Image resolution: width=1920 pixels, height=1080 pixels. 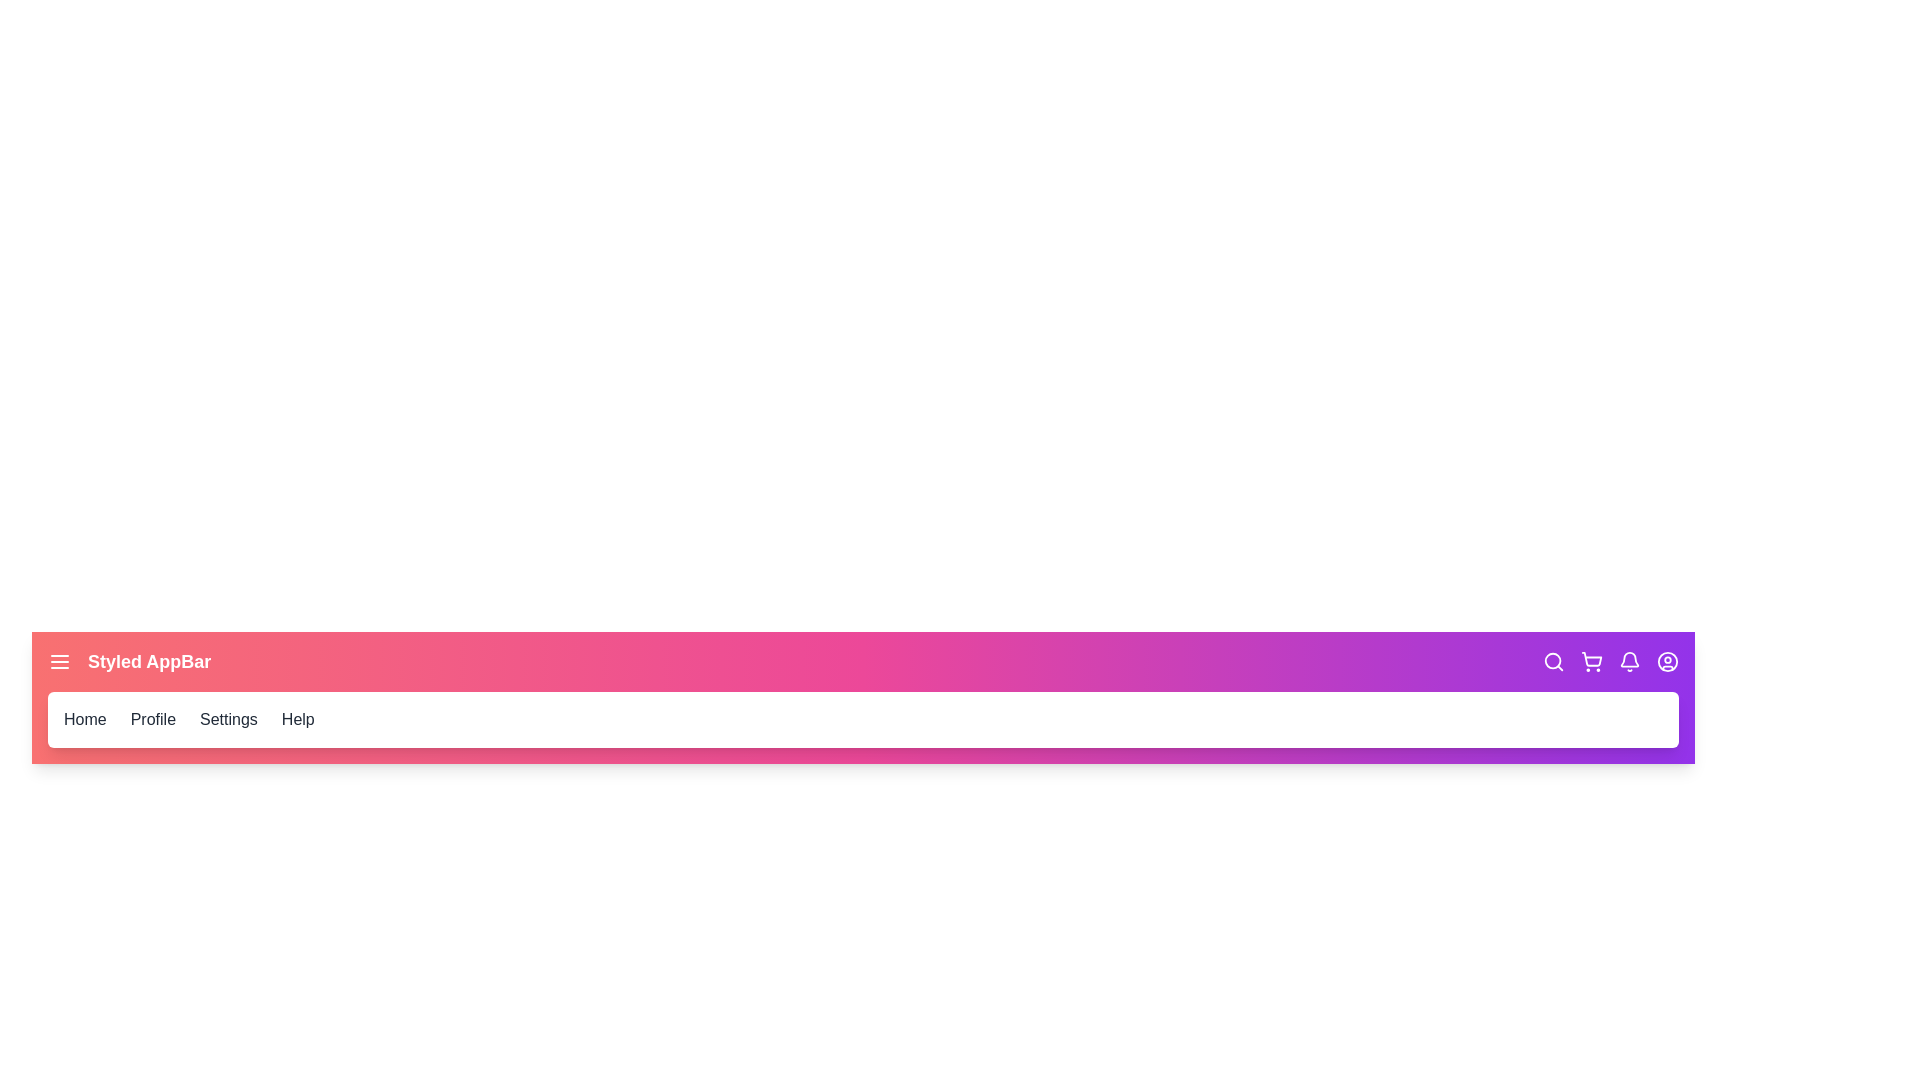 What do you see at coordinates (1630, 662) in the screenshot?
I see `the 'Notification' icon to view notifications` at bounding box center [1630, 662].